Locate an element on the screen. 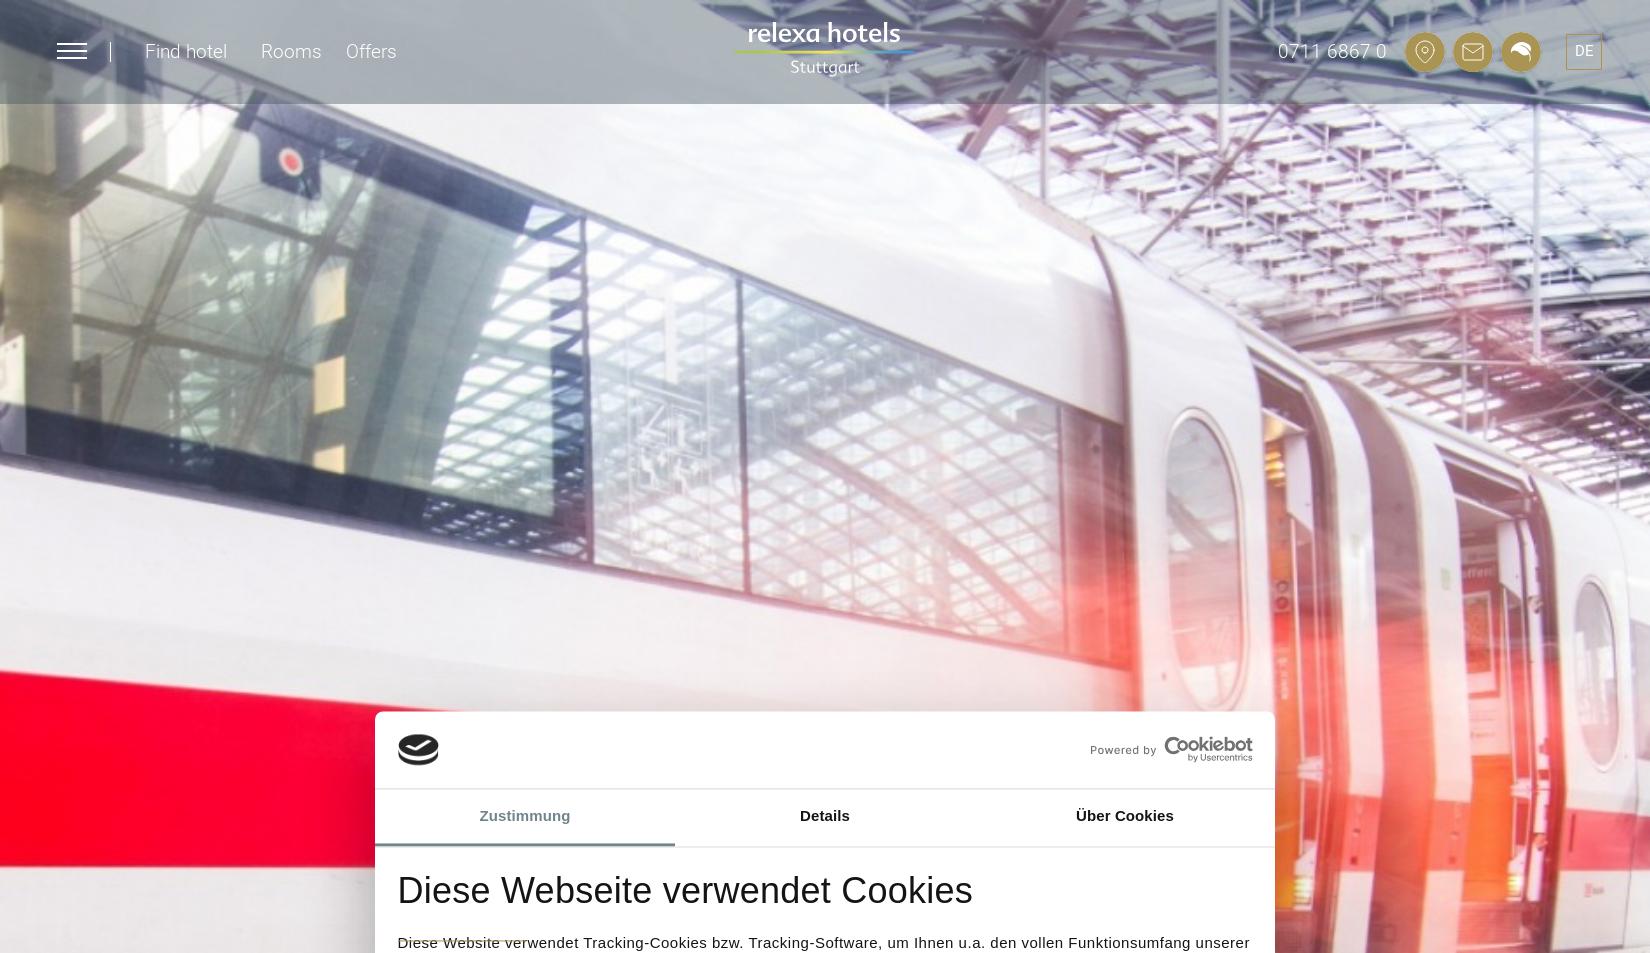  'Stuttgart' is located at coordinates (147, 484).